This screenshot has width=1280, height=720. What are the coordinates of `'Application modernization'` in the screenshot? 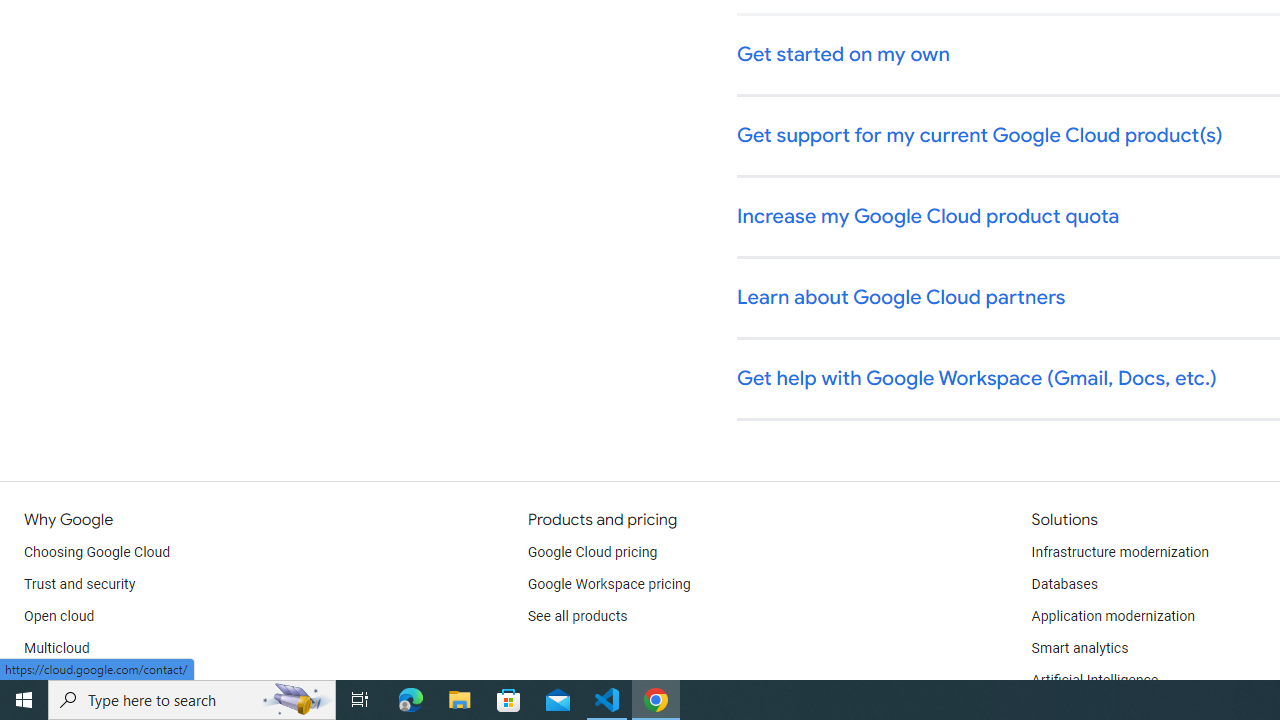 It's located at (1111, 616).